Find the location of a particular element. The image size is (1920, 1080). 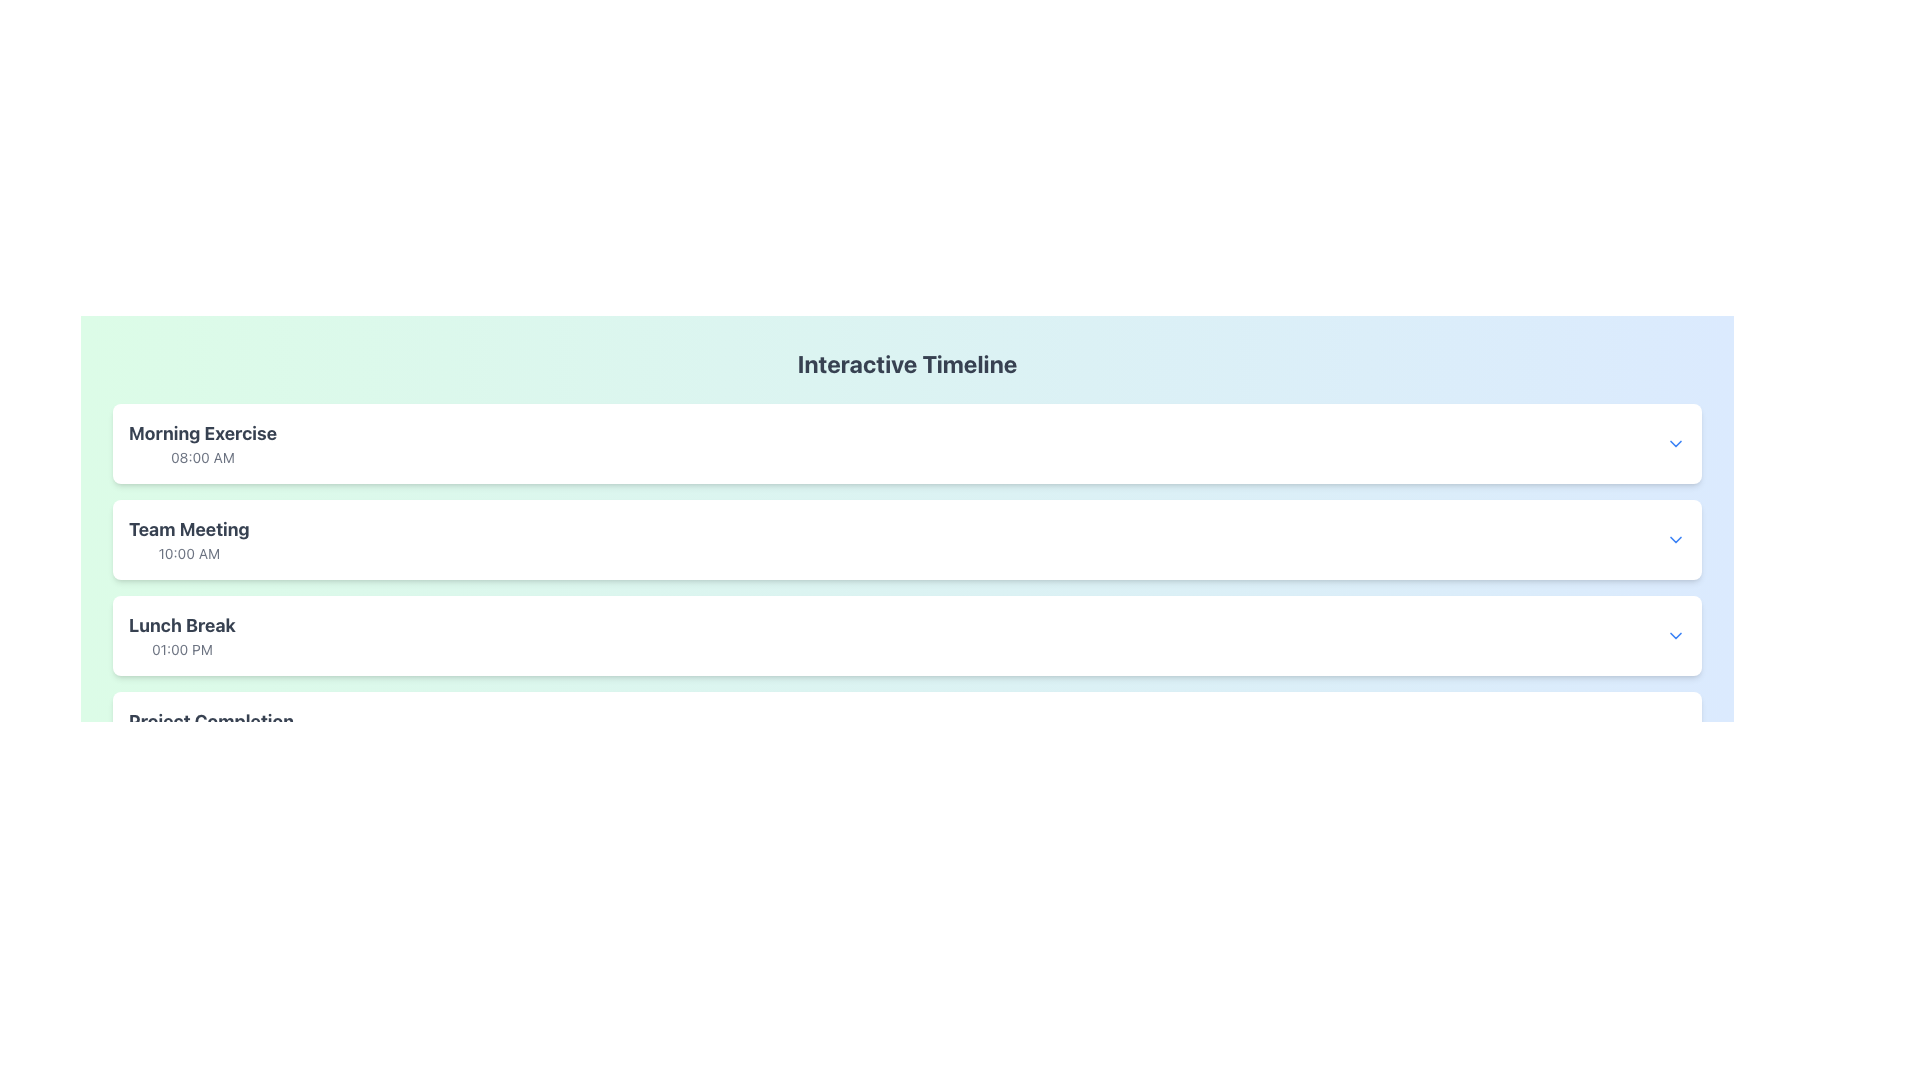

the text label displaying '10:00 AM', which is styled in a small gray font and positioned below the 'Team Meeting' title in the timeline schedule is located at coordinates (189, 554).